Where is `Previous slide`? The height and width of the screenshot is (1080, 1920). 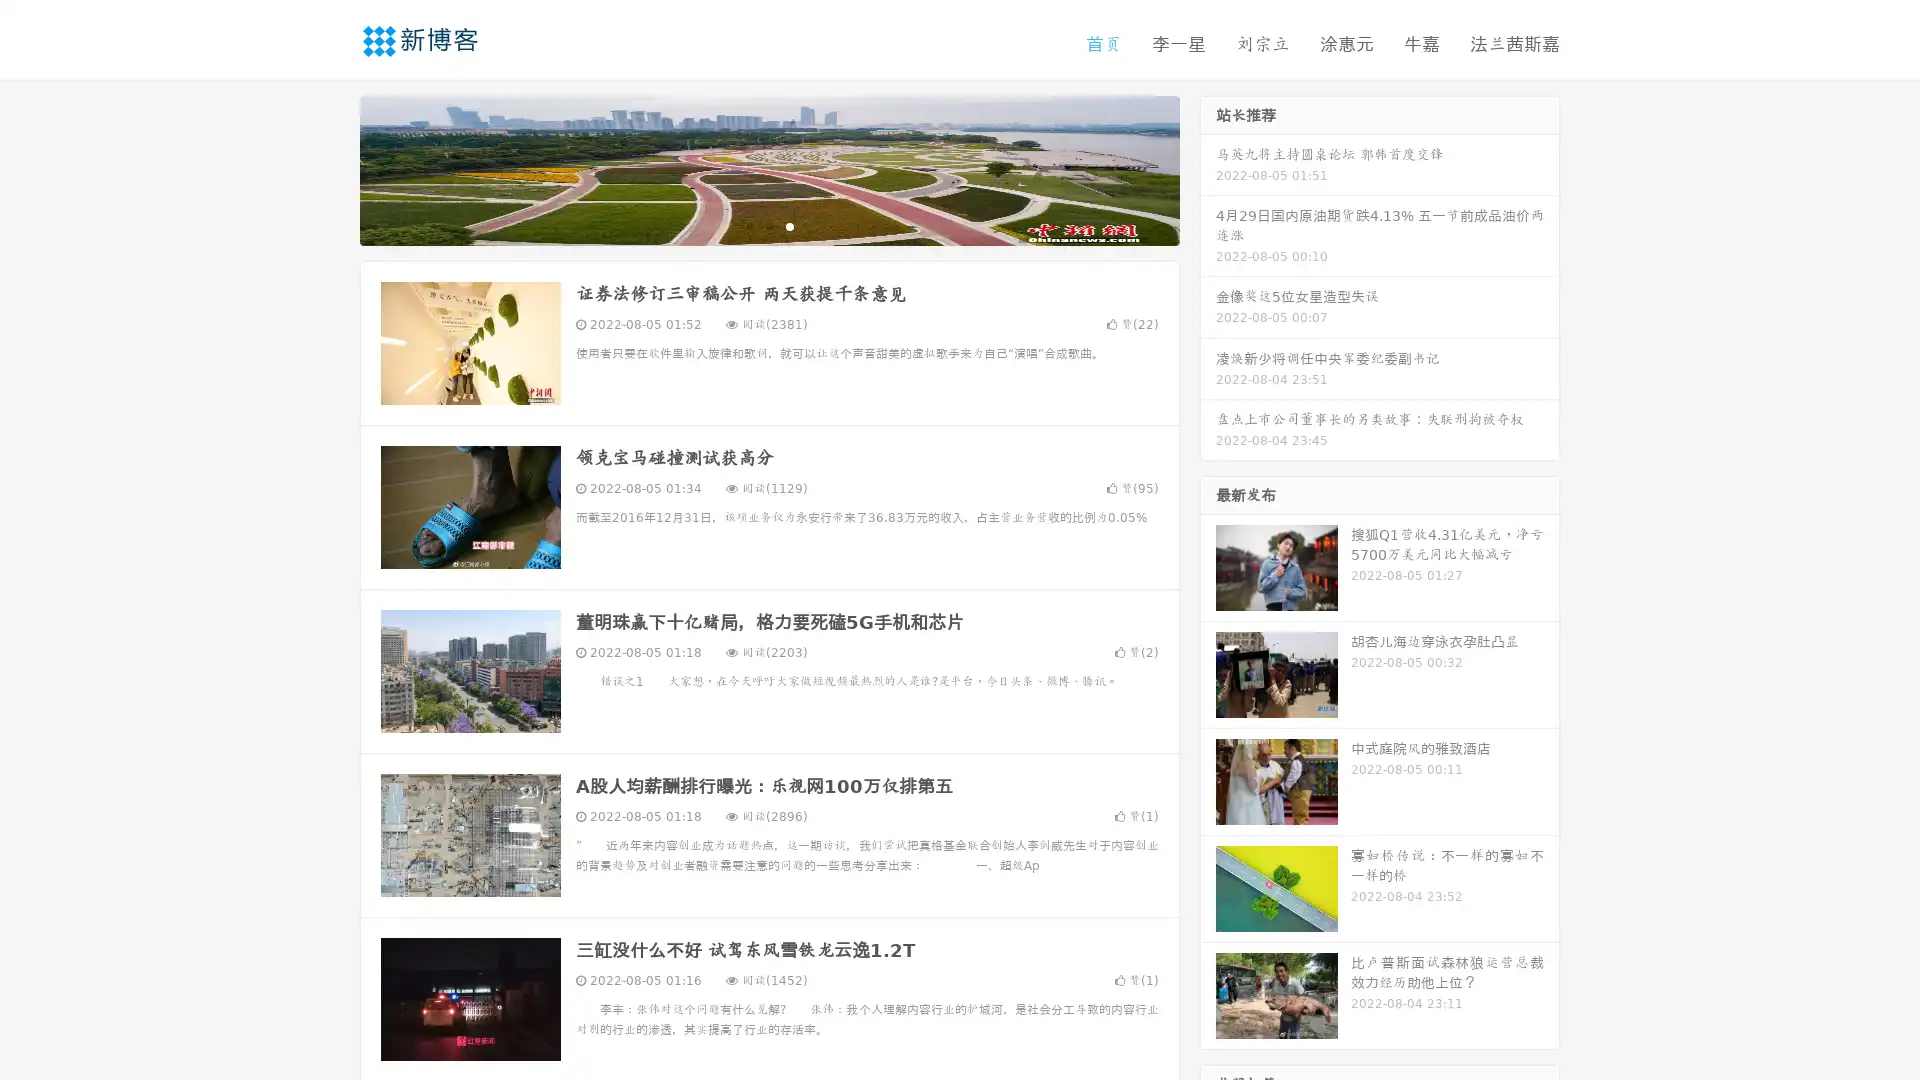 Previous slide is located at coordinates (330, 168).